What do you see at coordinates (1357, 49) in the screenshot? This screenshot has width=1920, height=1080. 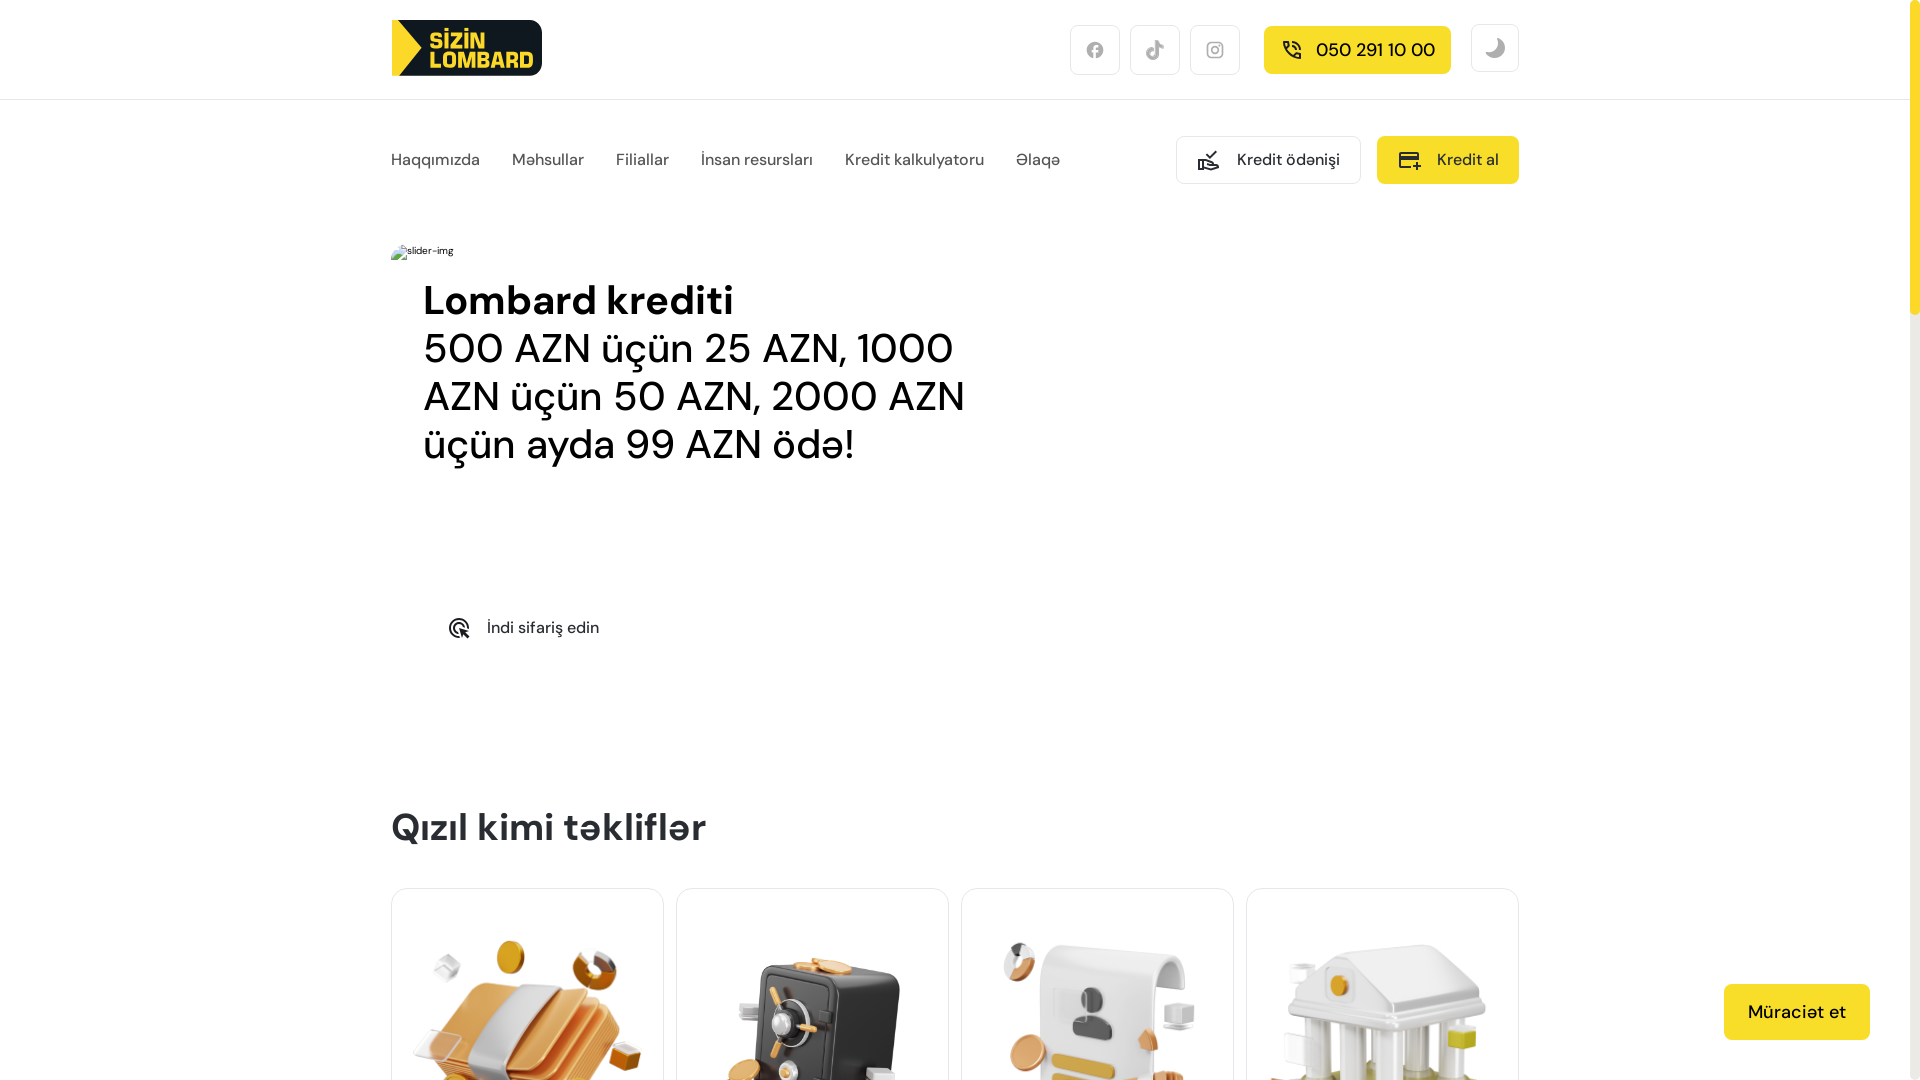 I see `'050 291 10 00'` at bounding box center [1357, 49].